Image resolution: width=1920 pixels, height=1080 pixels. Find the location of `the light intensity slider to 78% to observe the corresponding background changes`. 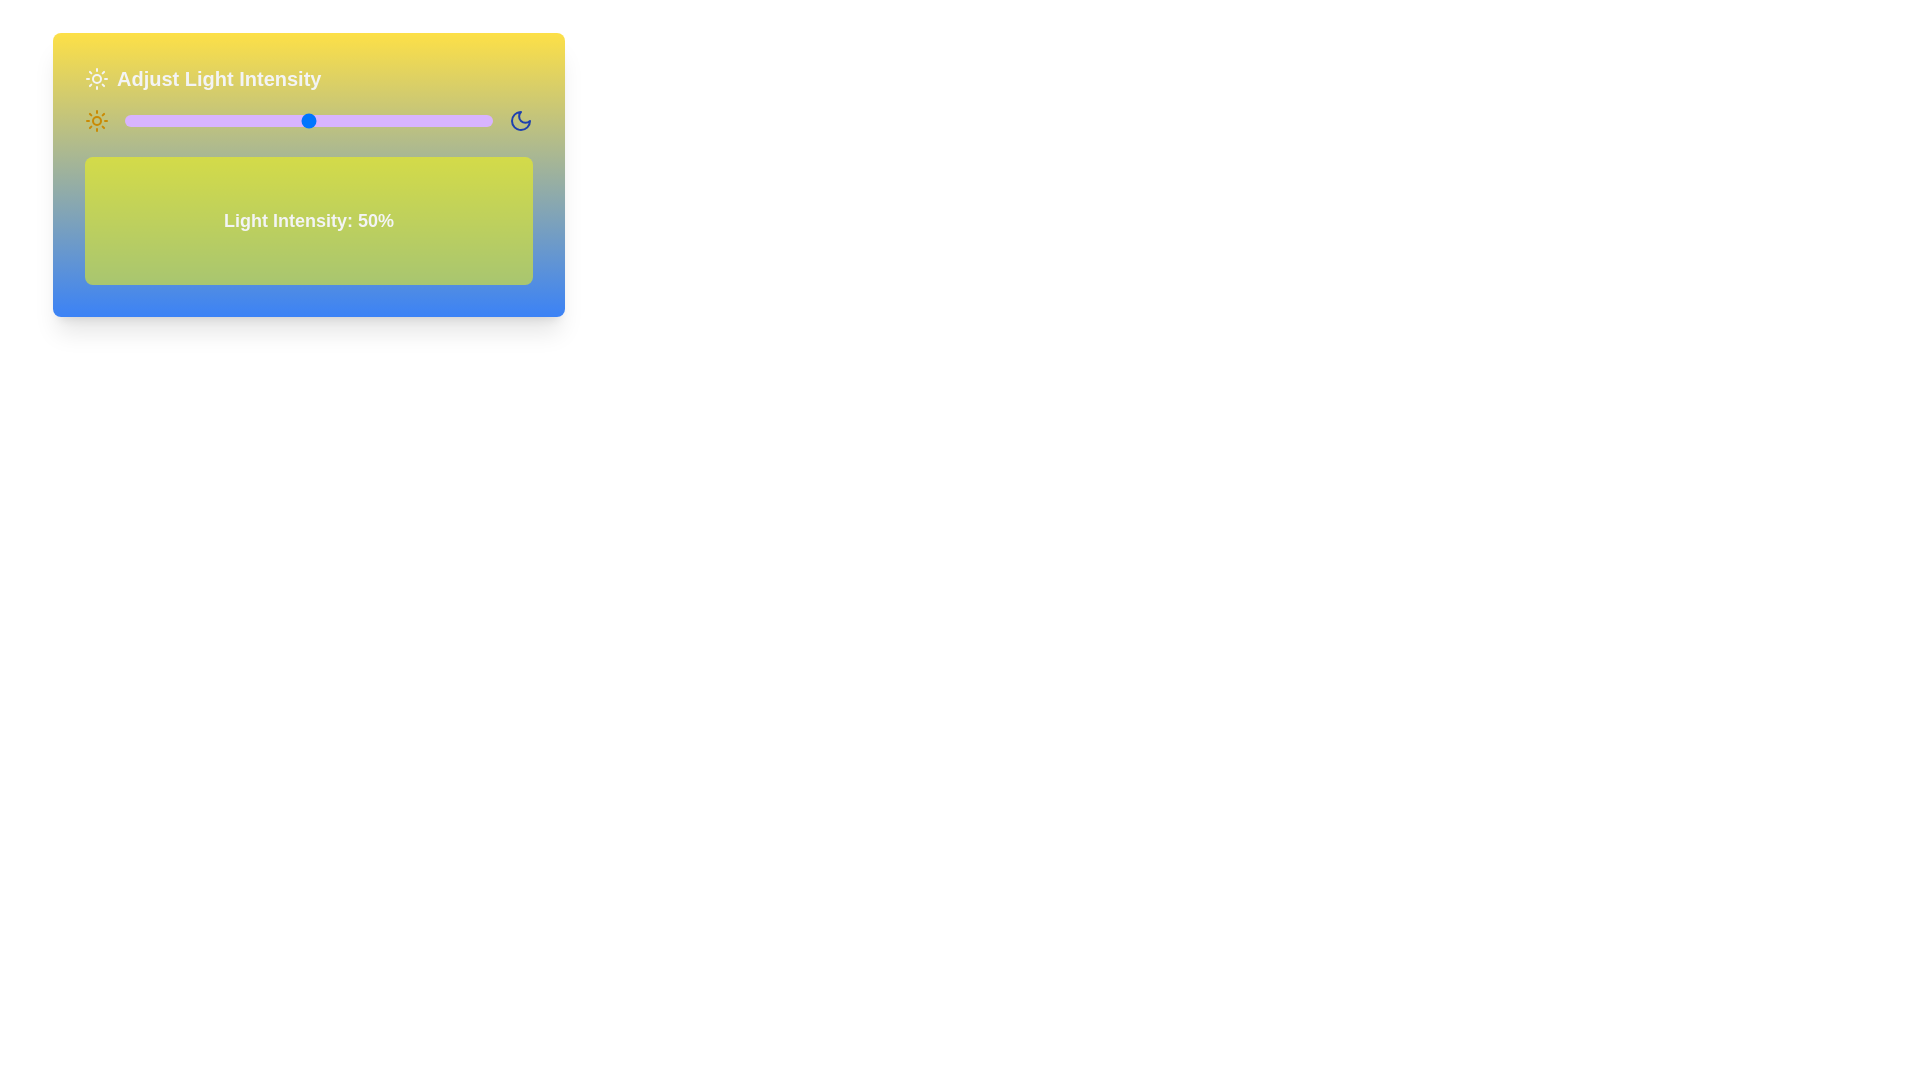

the light intensity slider to 78% to observe the corresponding background changes is located at coordinates (411, 120).